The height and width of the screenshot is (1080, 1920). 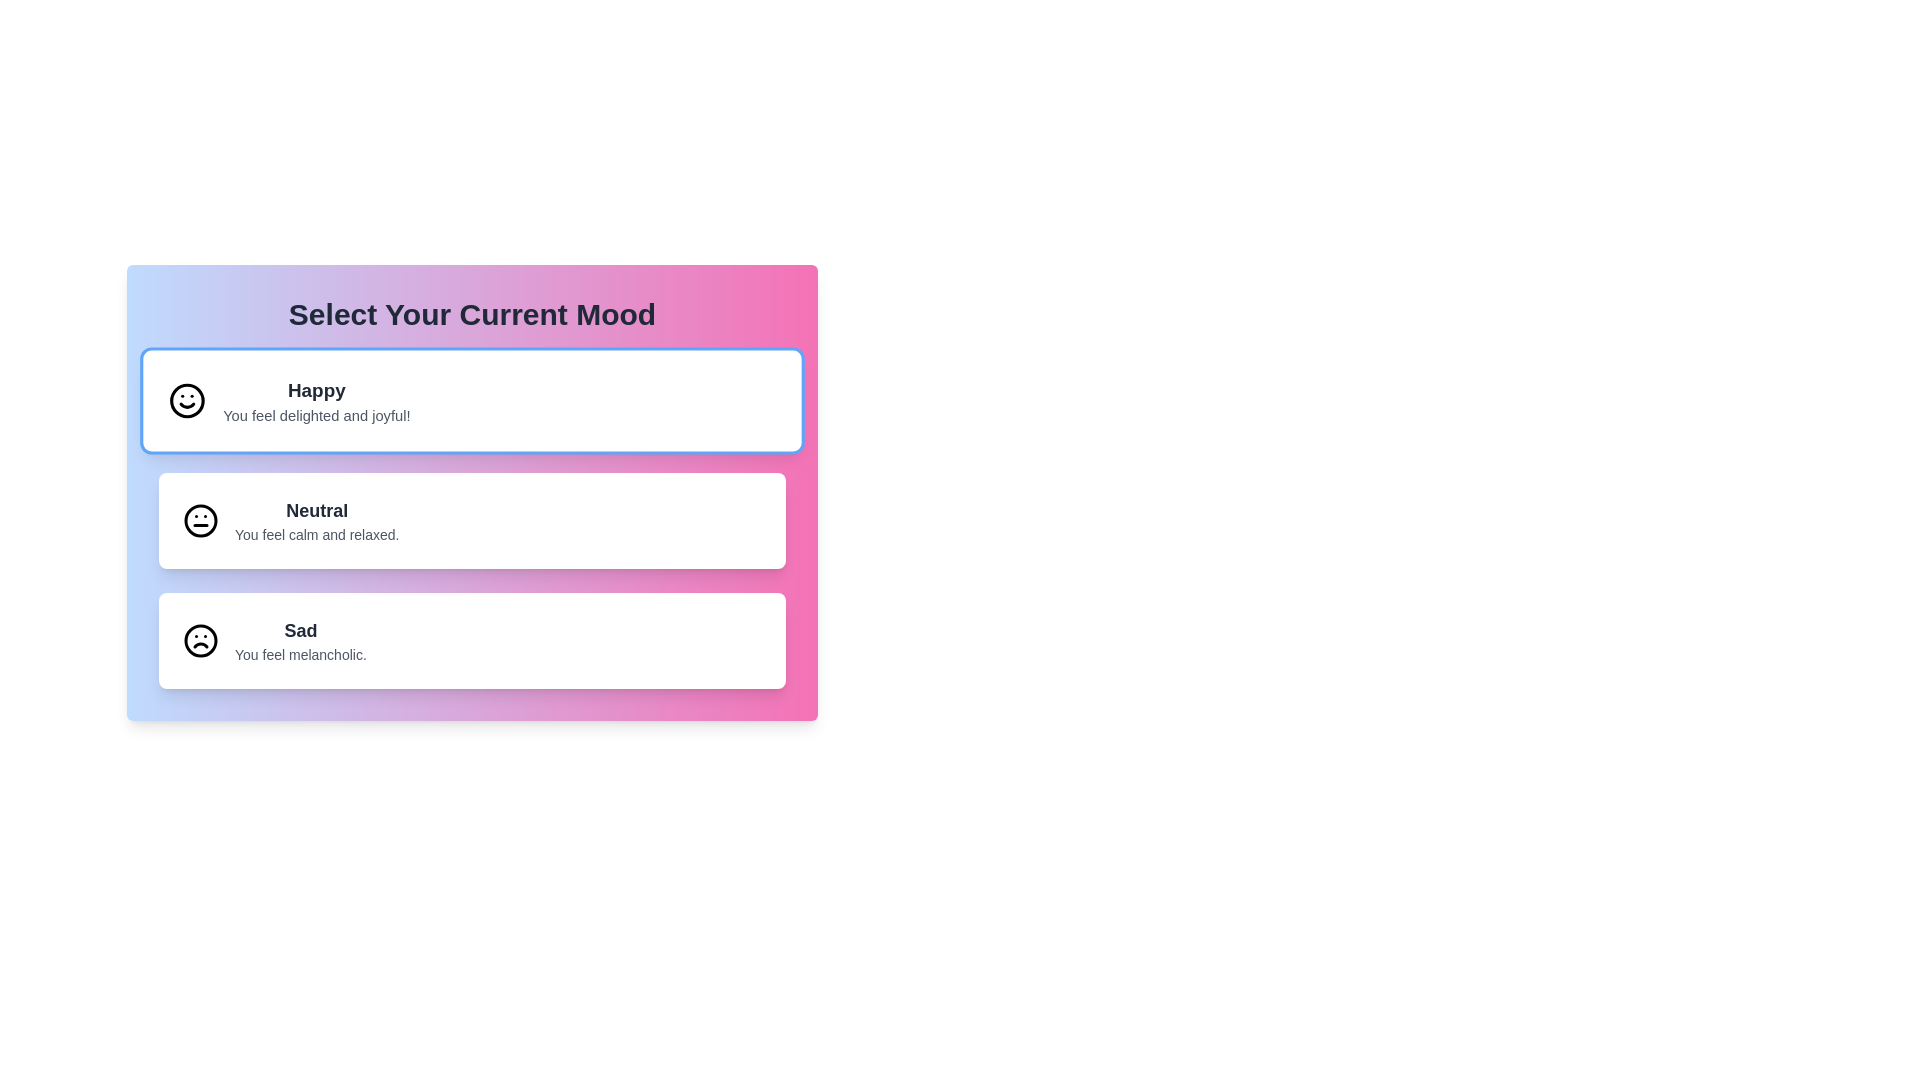 I want to click on the 'Sad' mood title label, which is located at the top-left of its section, above the description 'You feel melancholic.', so click(x=299, y=631).